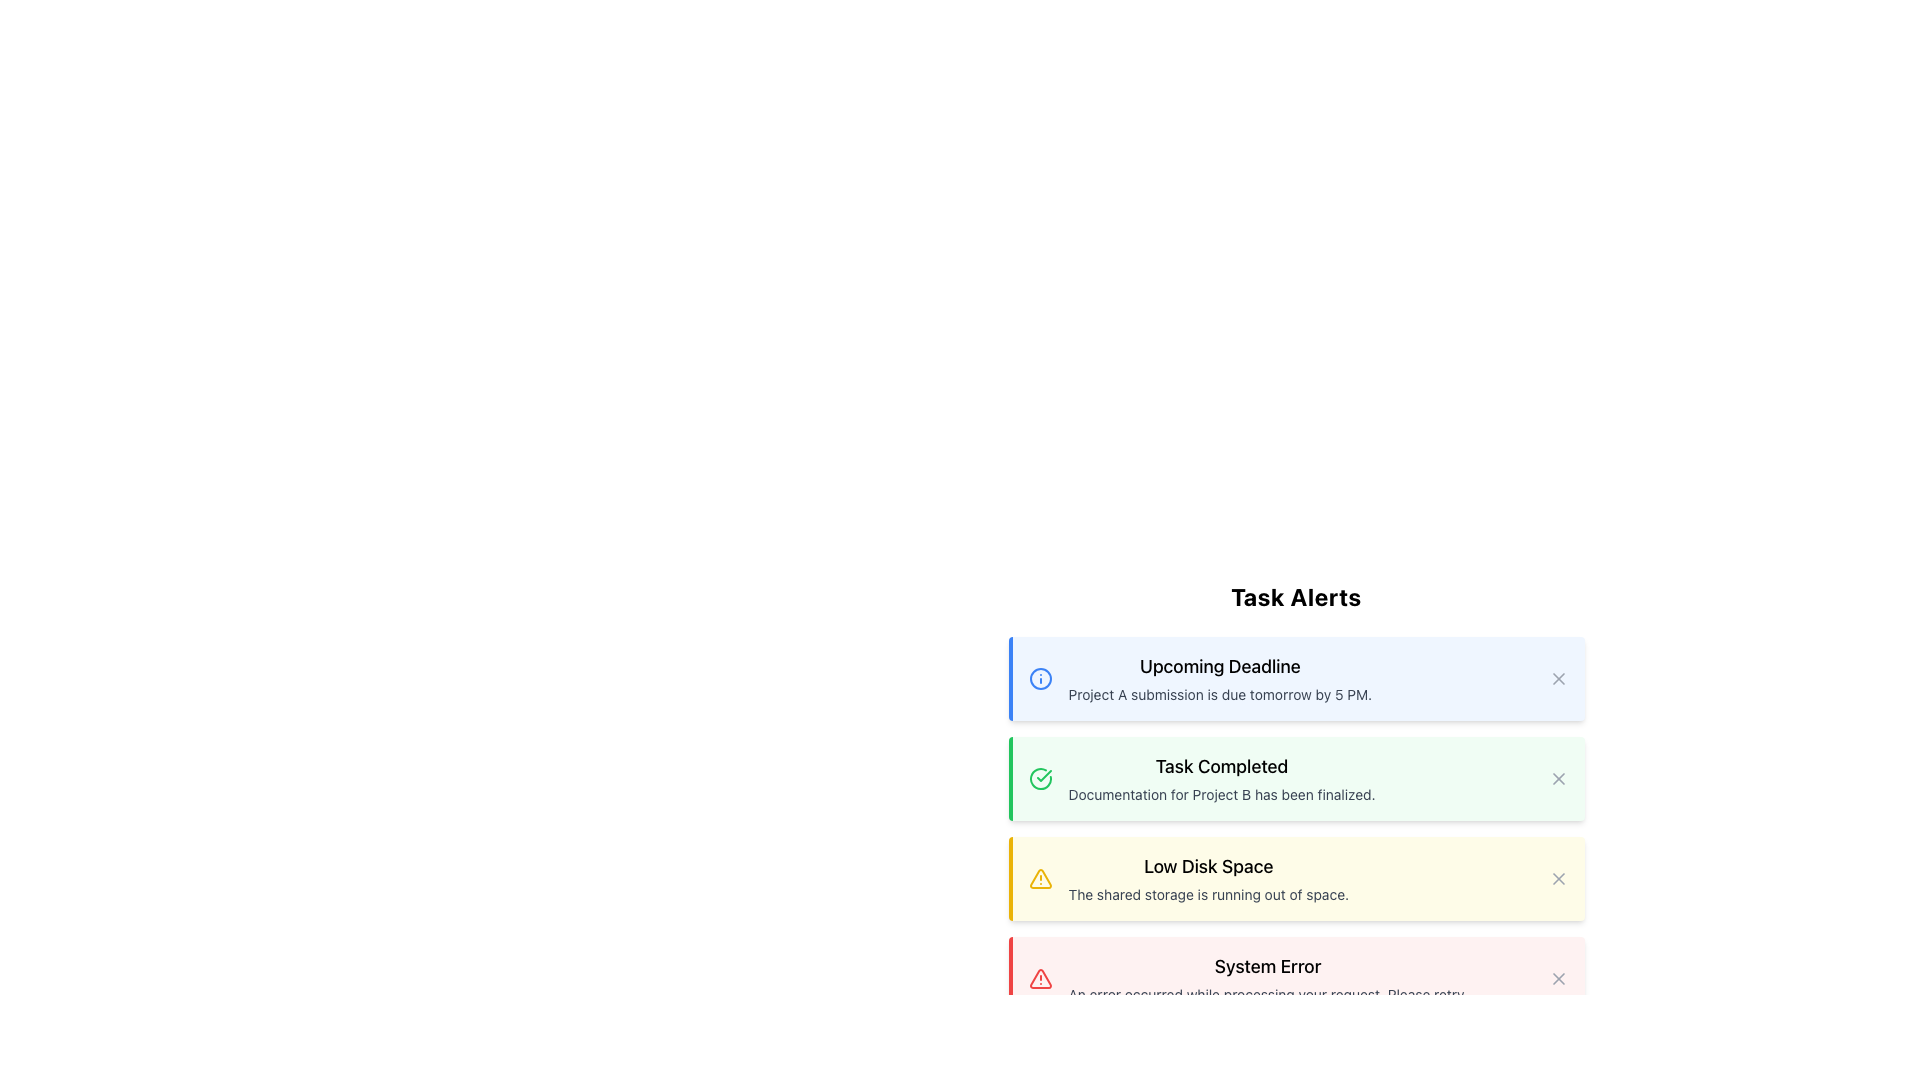 This screenshot has height=1080, width=1920. Describe the element at coordinates (1042, 774) in the screenshot. I see `the checkmark icon that signifies task completion from its position in the 'Task Completed' notification` at that location.